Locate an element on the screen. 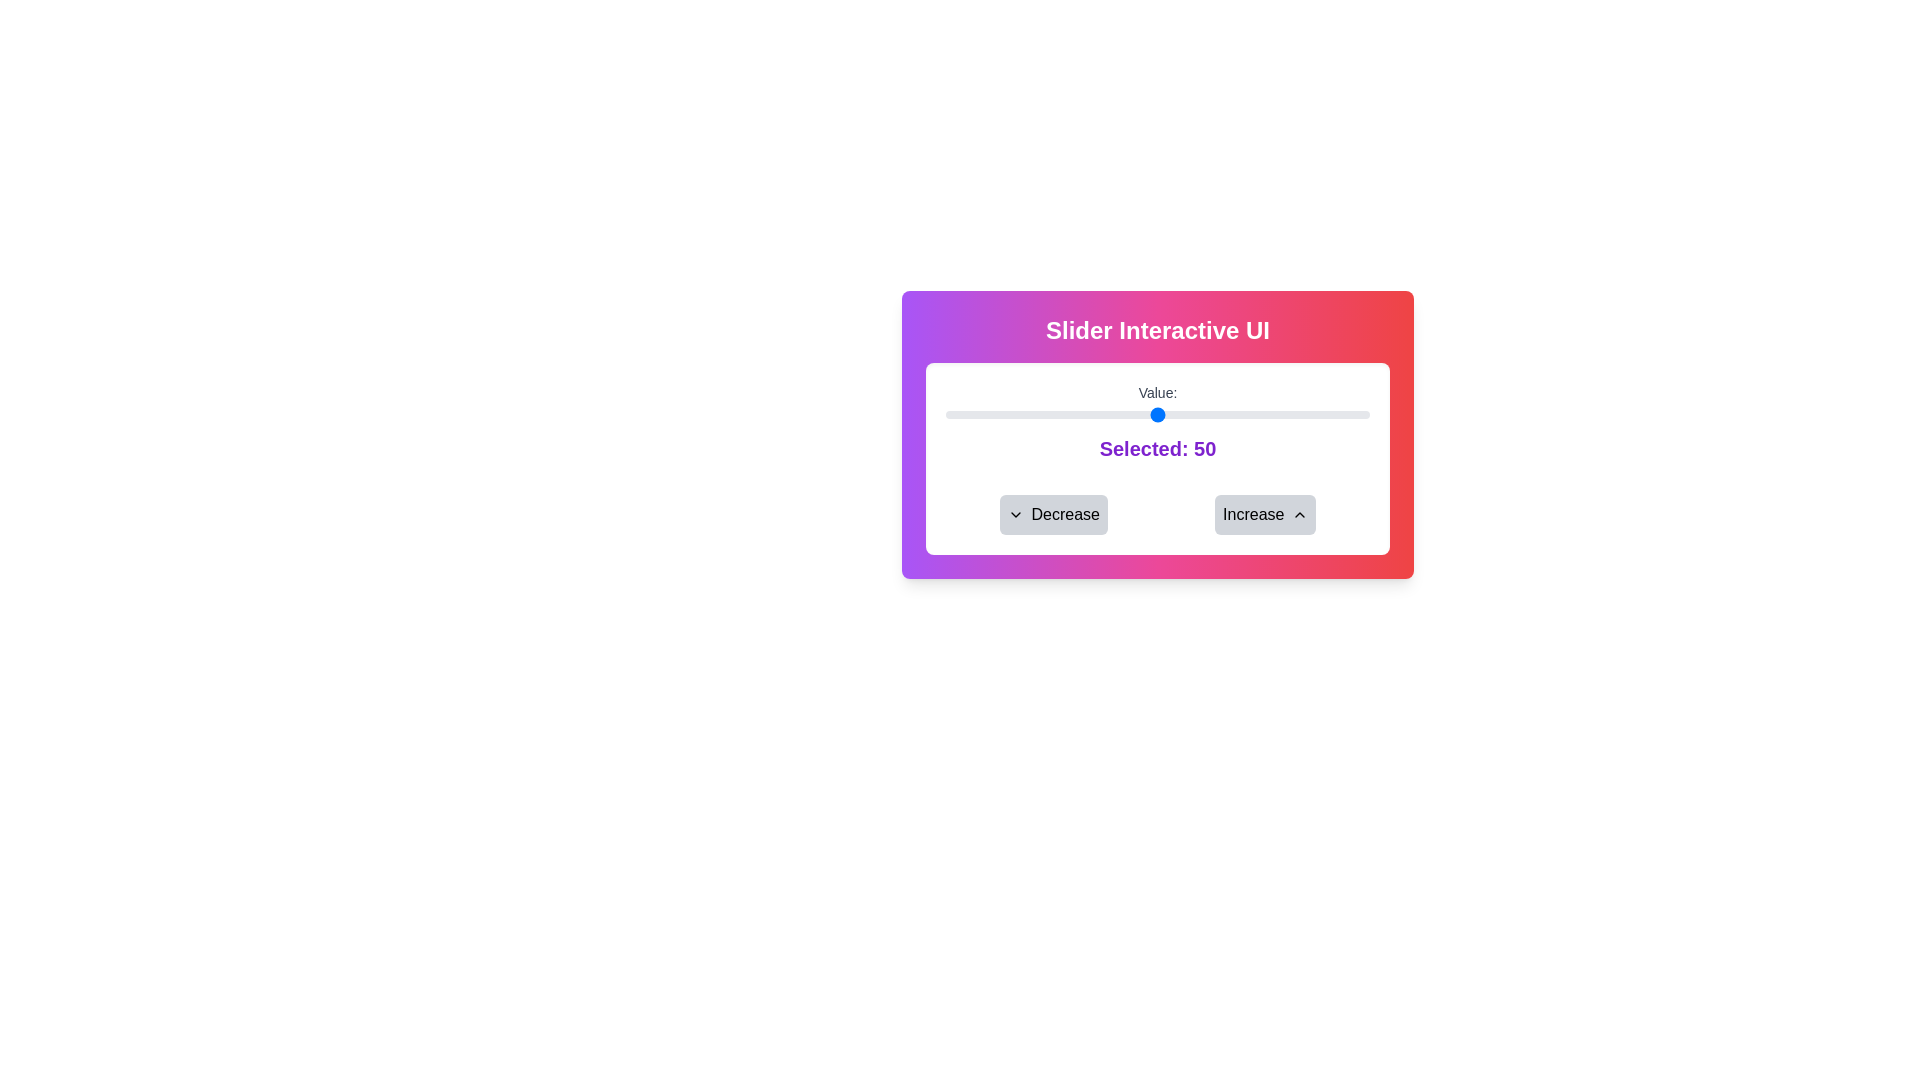 This screenshot has width=1920, height=1080. slider value is located at coordinates (1136, 414).